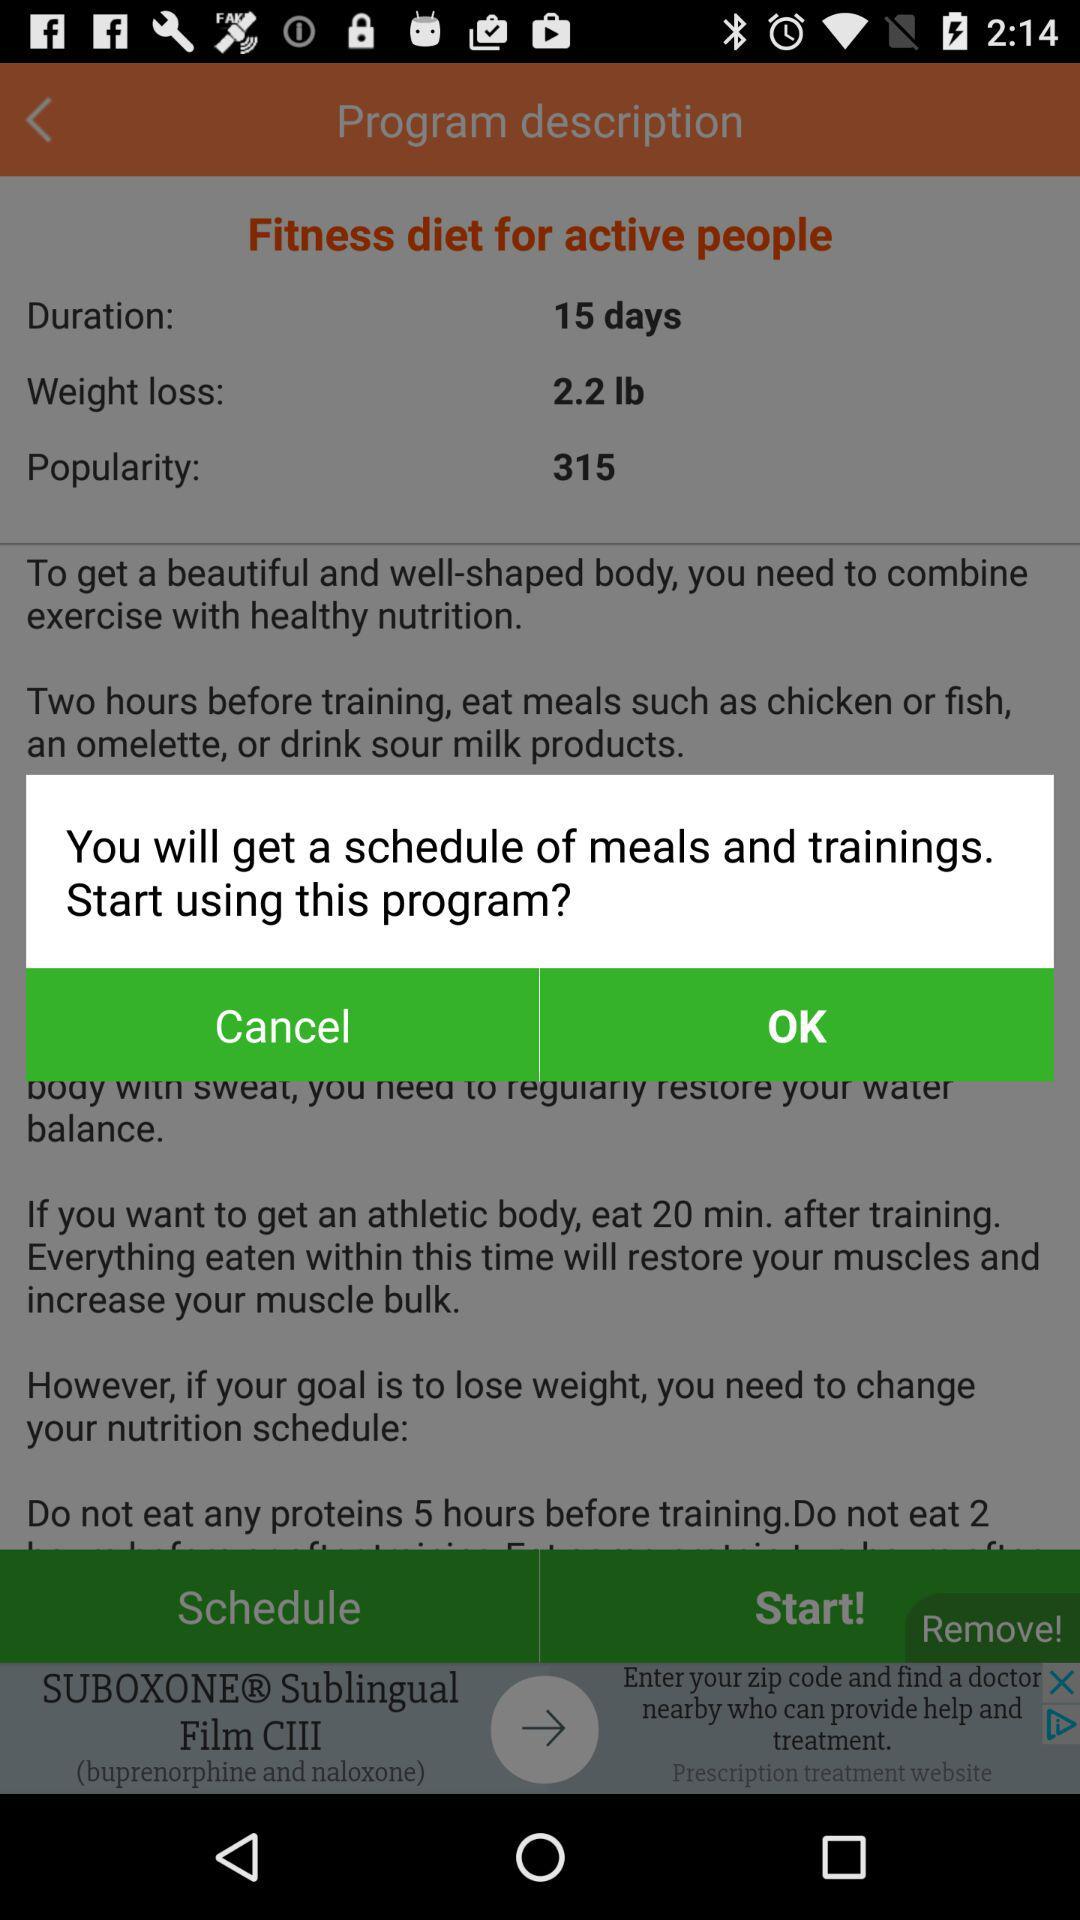 The width and height of the screenshot is (1080, 1920). I want to click on the button next to ok, so click(282, 1024).